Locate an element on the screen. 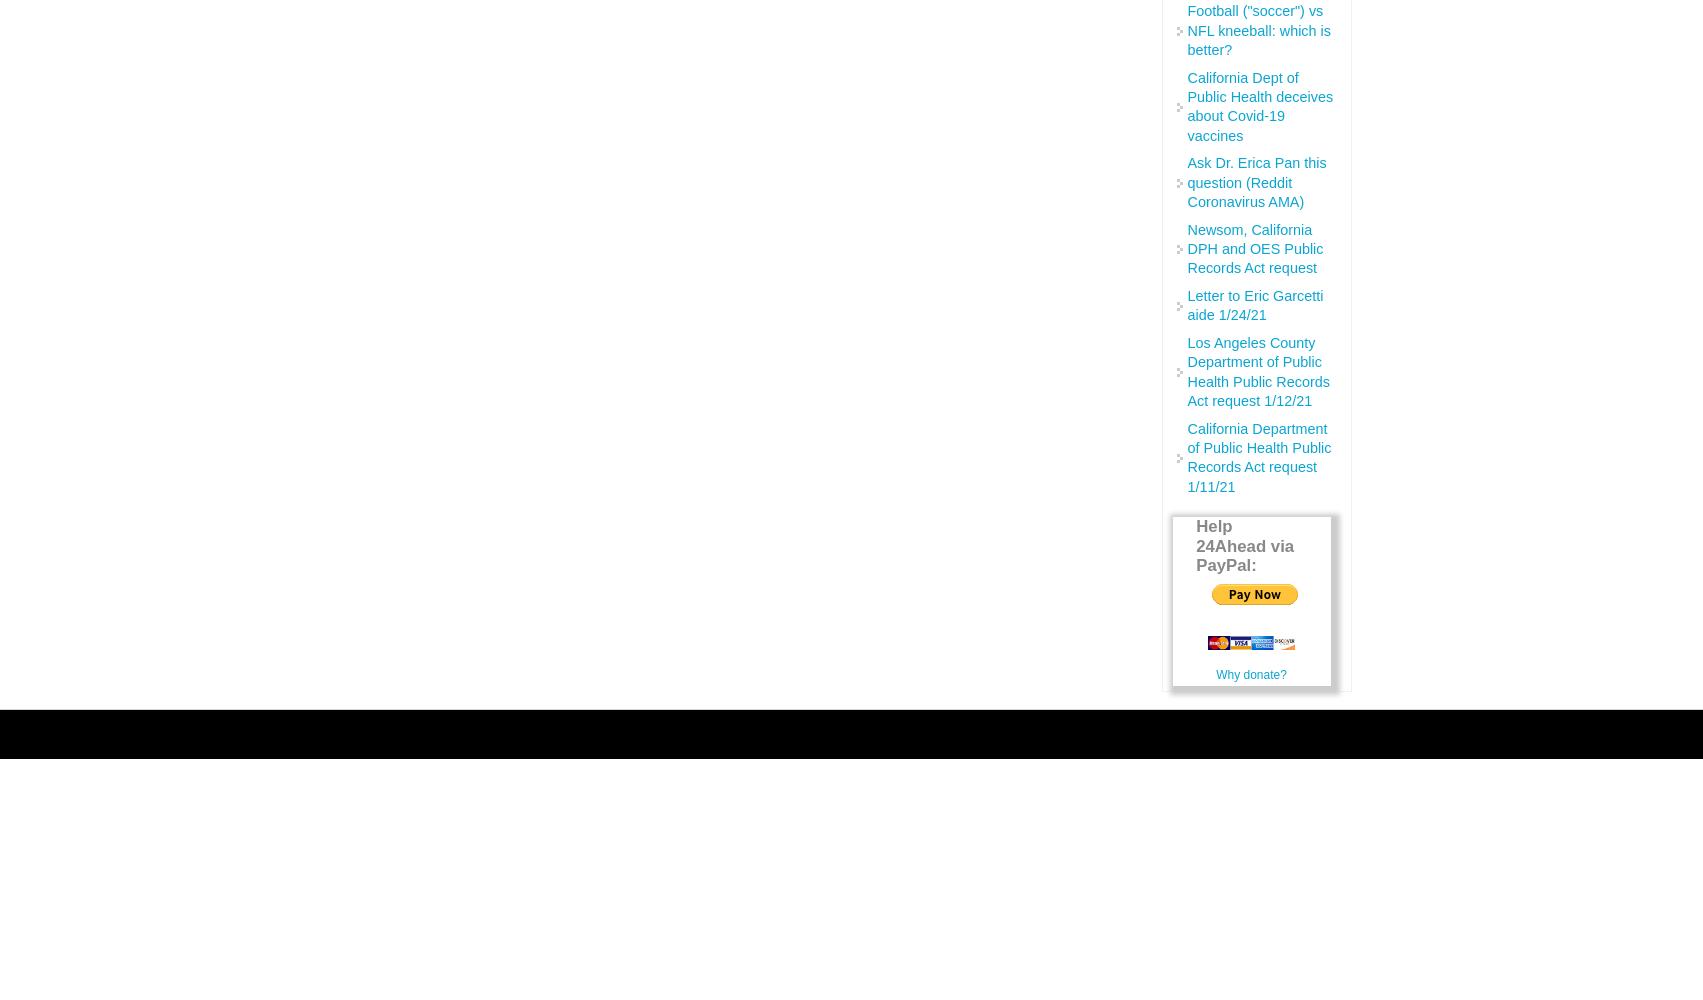  'California Dept of Public Health deceives about Covid-19 vaccines' is located at coordinates (1186, 105).